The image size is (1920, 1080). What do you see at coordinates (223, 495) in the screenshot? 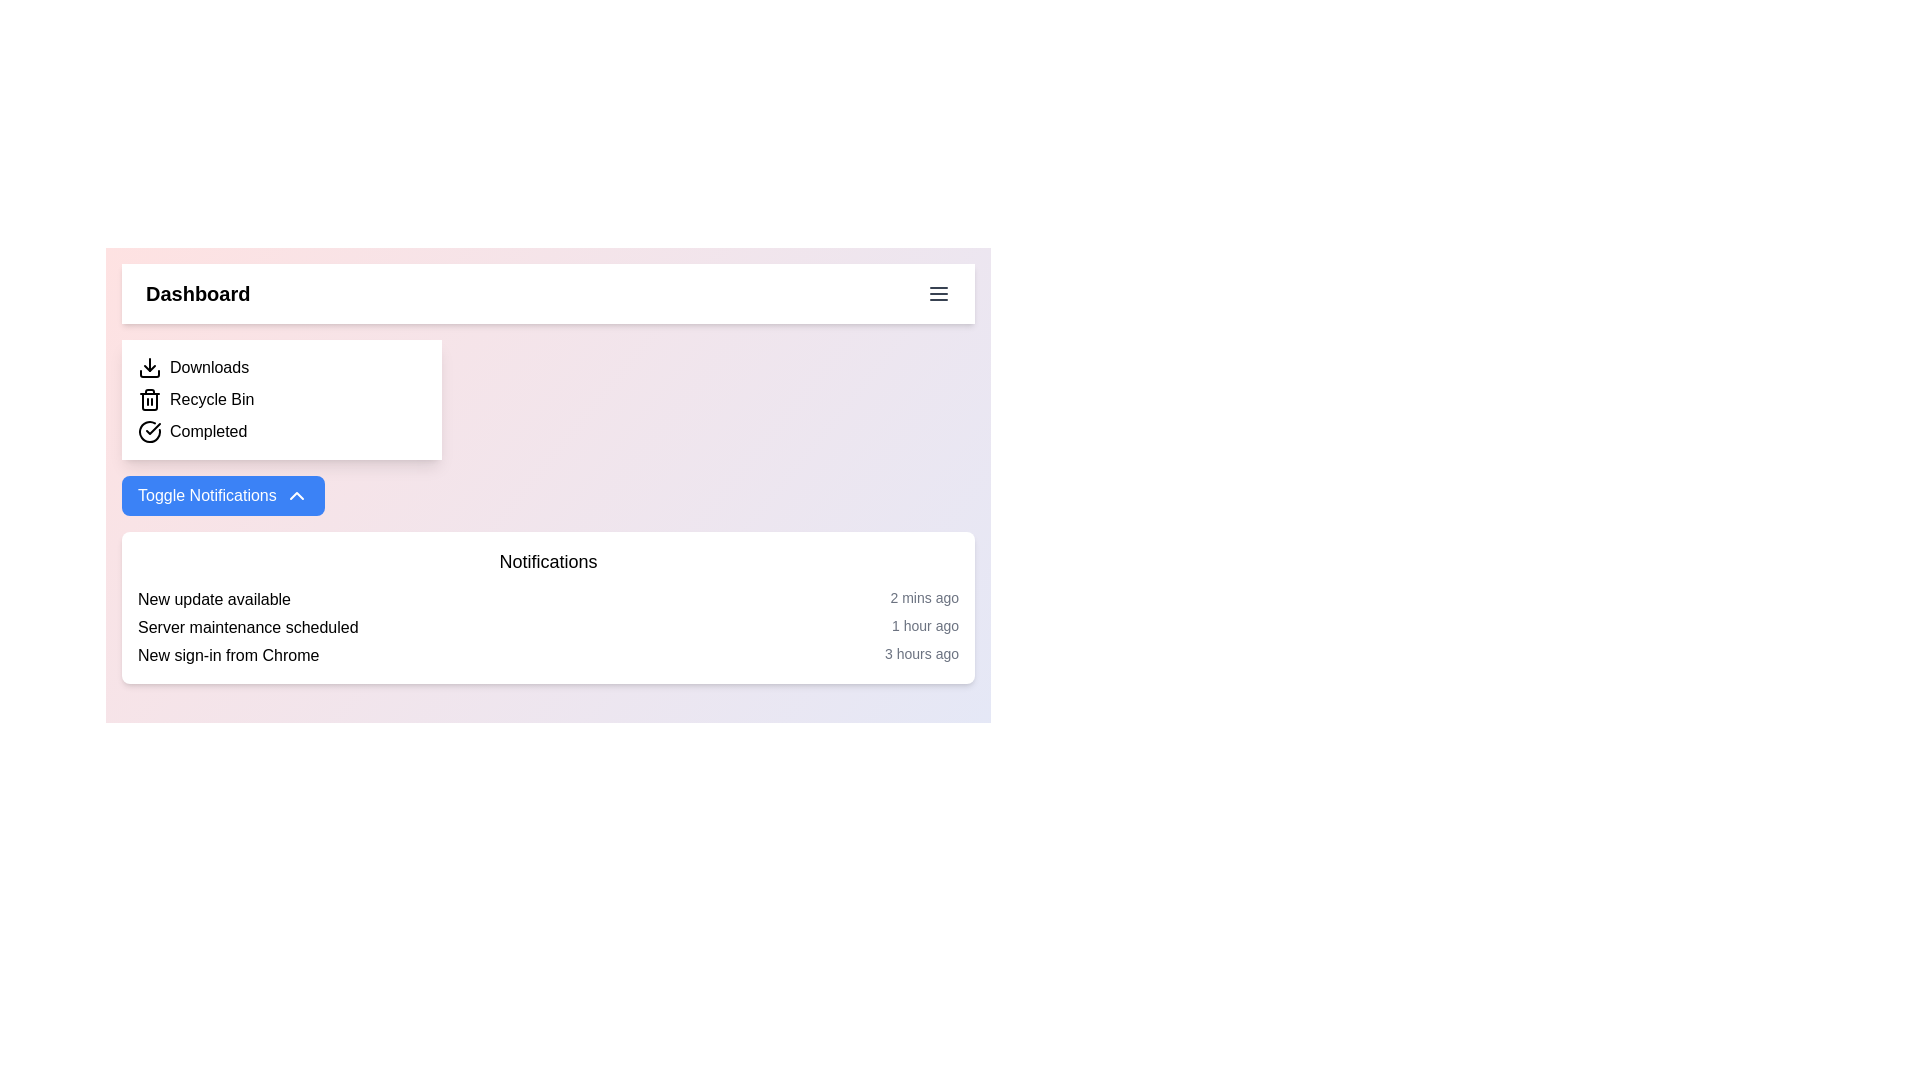
I see `the toggle button located below the menu items such as 'Downloads' and 'Recycle Bin'` at bounding box center [223, 495].